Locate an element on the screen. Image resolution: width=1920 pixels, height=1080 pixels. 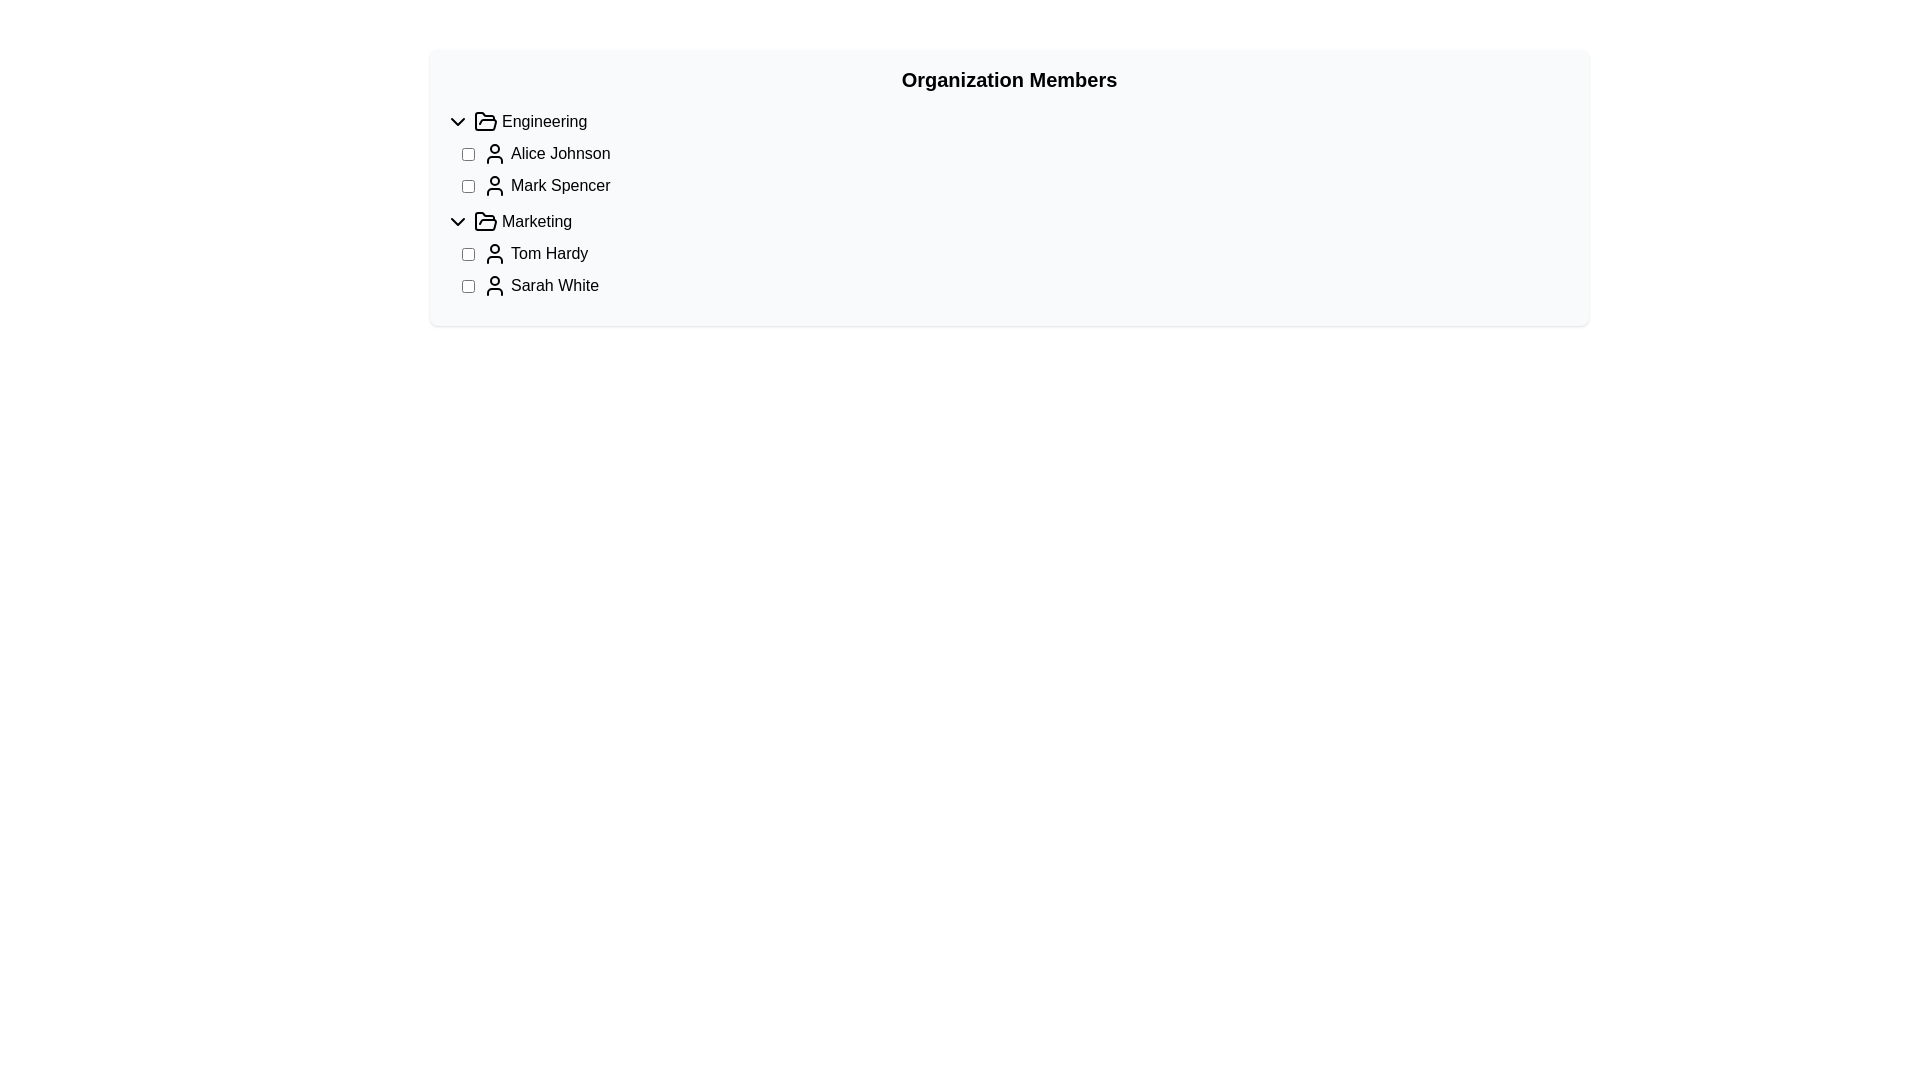
the open folder icon located to the left of the text 'Engineering' in the top row of the organization members list is located at coordinates (485, 122).